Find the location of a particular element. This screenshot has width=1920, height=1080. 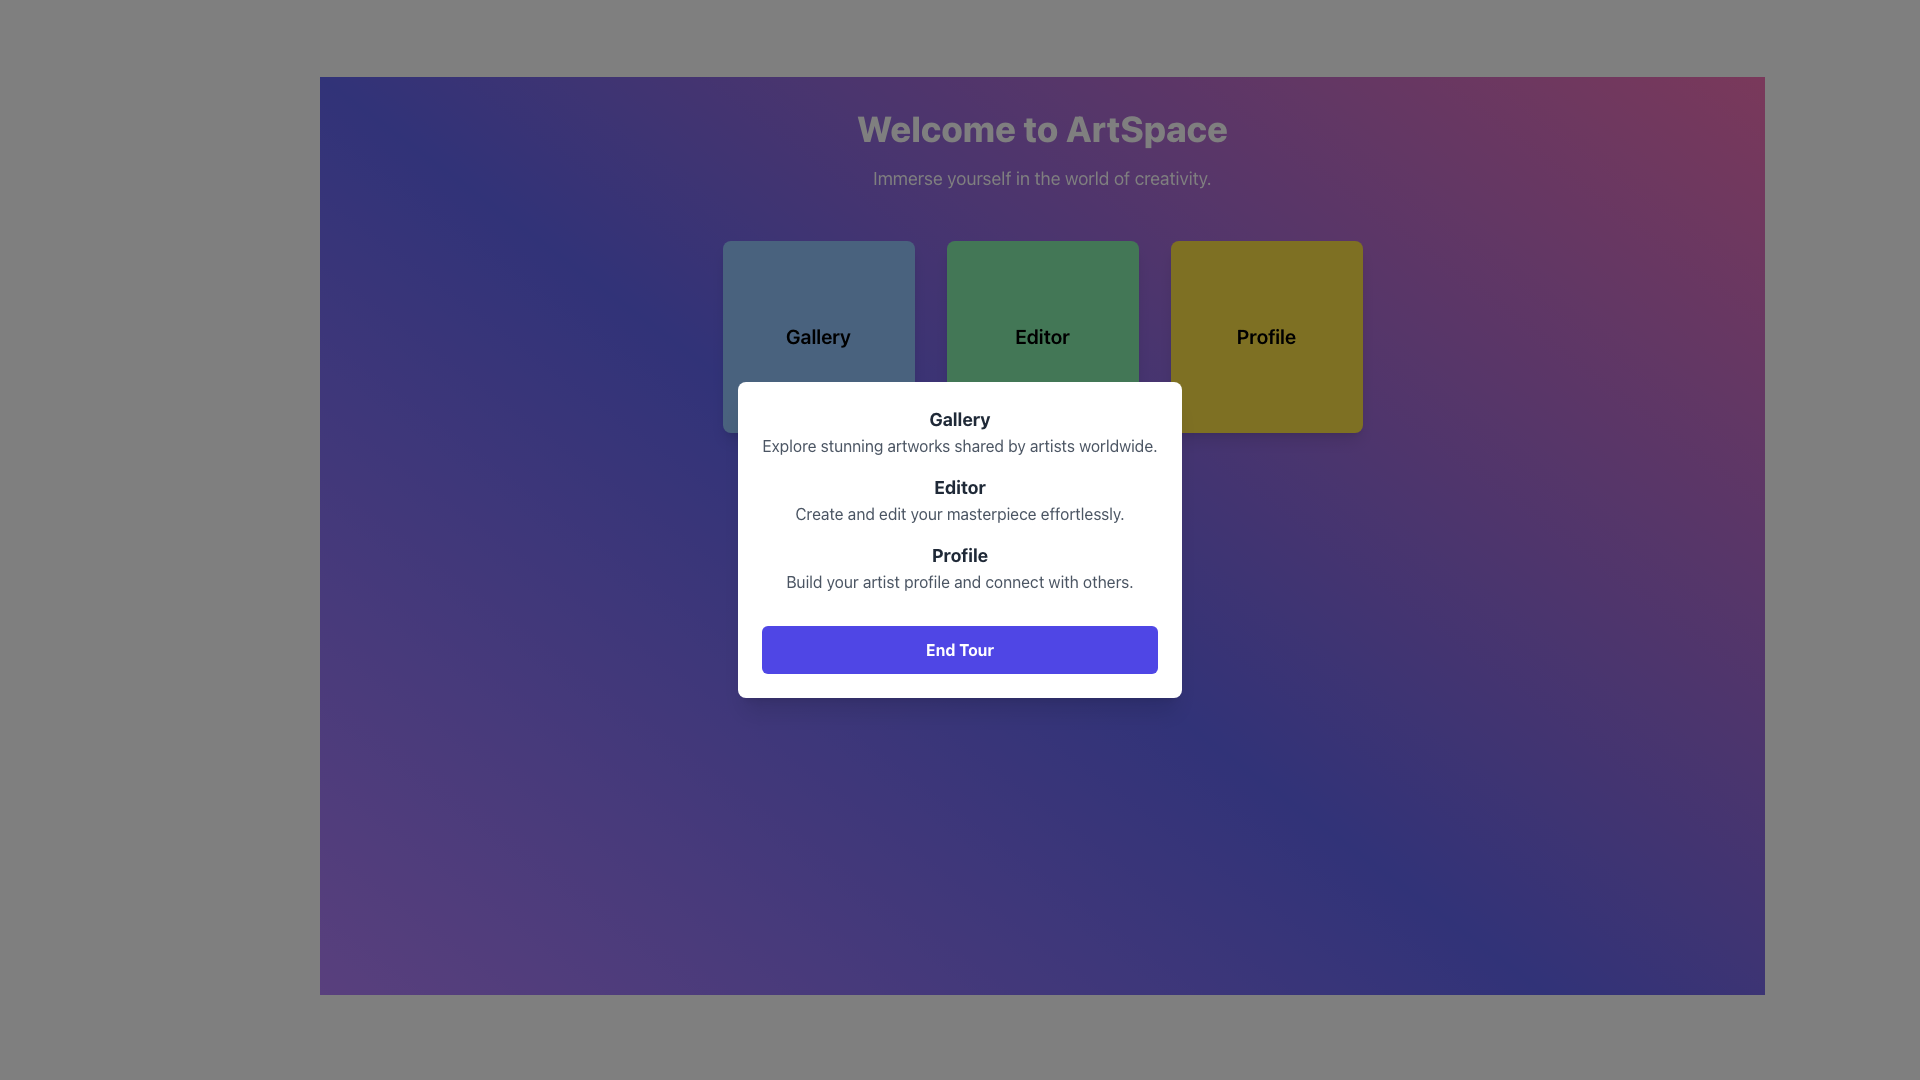

information provided in the 'Editor' text block, which is the second section in the vertical layout, containing a bold title and a lighter gray description is located at coordinates (960, 499).